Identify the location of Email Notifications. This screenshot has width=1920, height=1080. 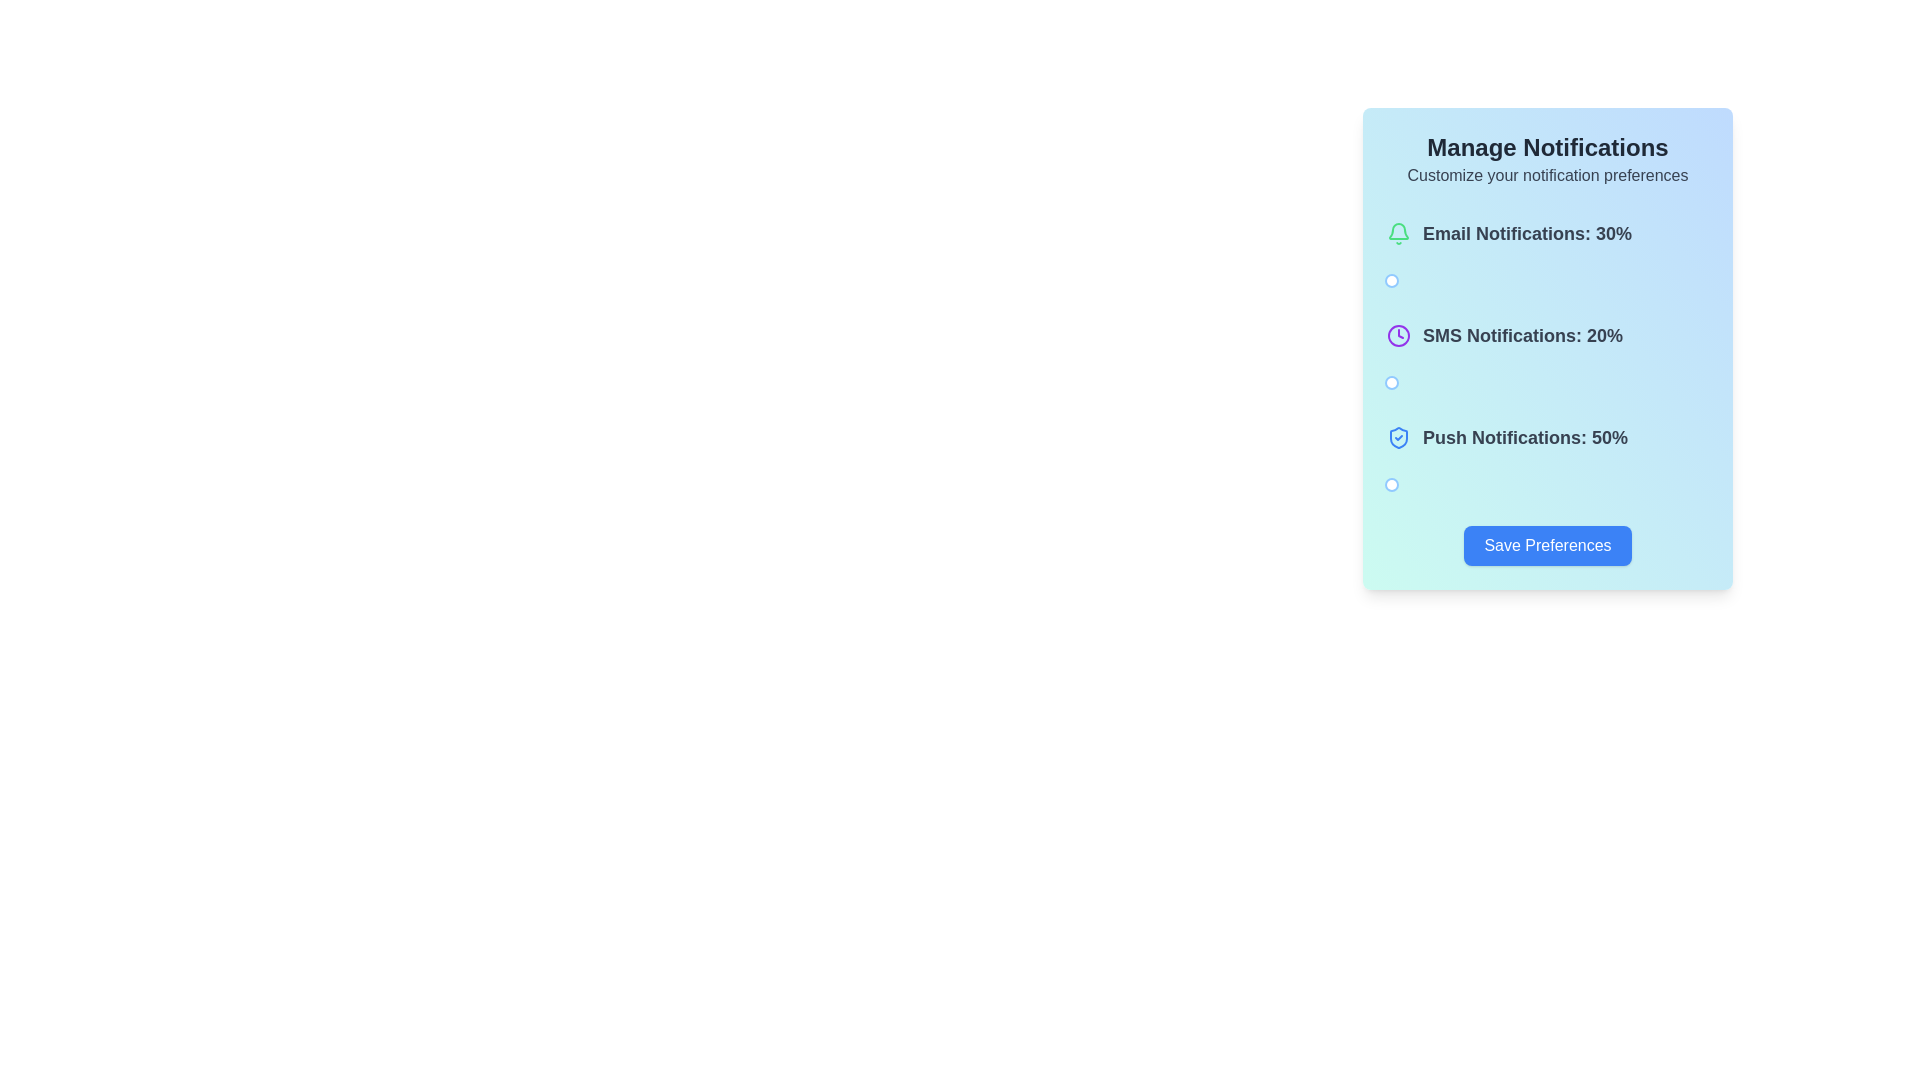
(1394, 281).